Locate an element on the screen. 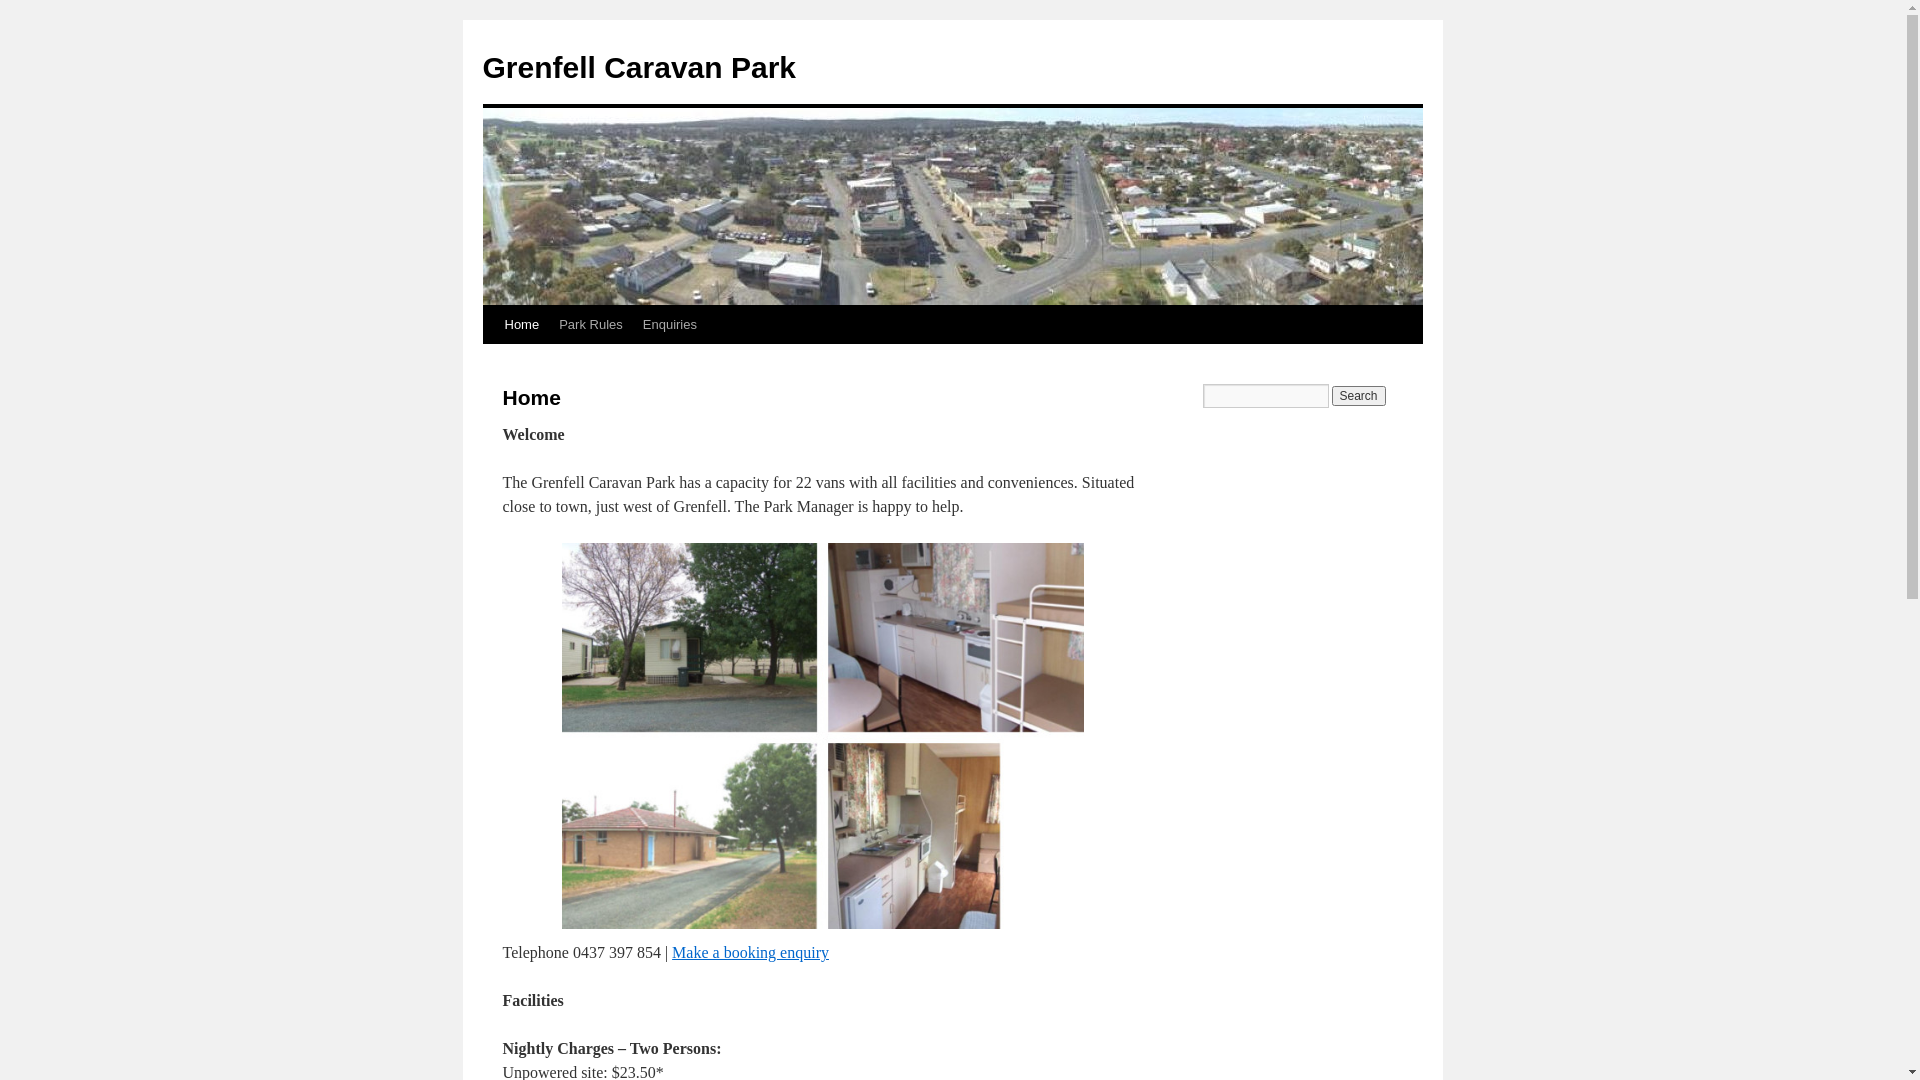 The width and height of the screenshot is (1920, 1080). 'Enquiries' is located at coordinates (670, 323).